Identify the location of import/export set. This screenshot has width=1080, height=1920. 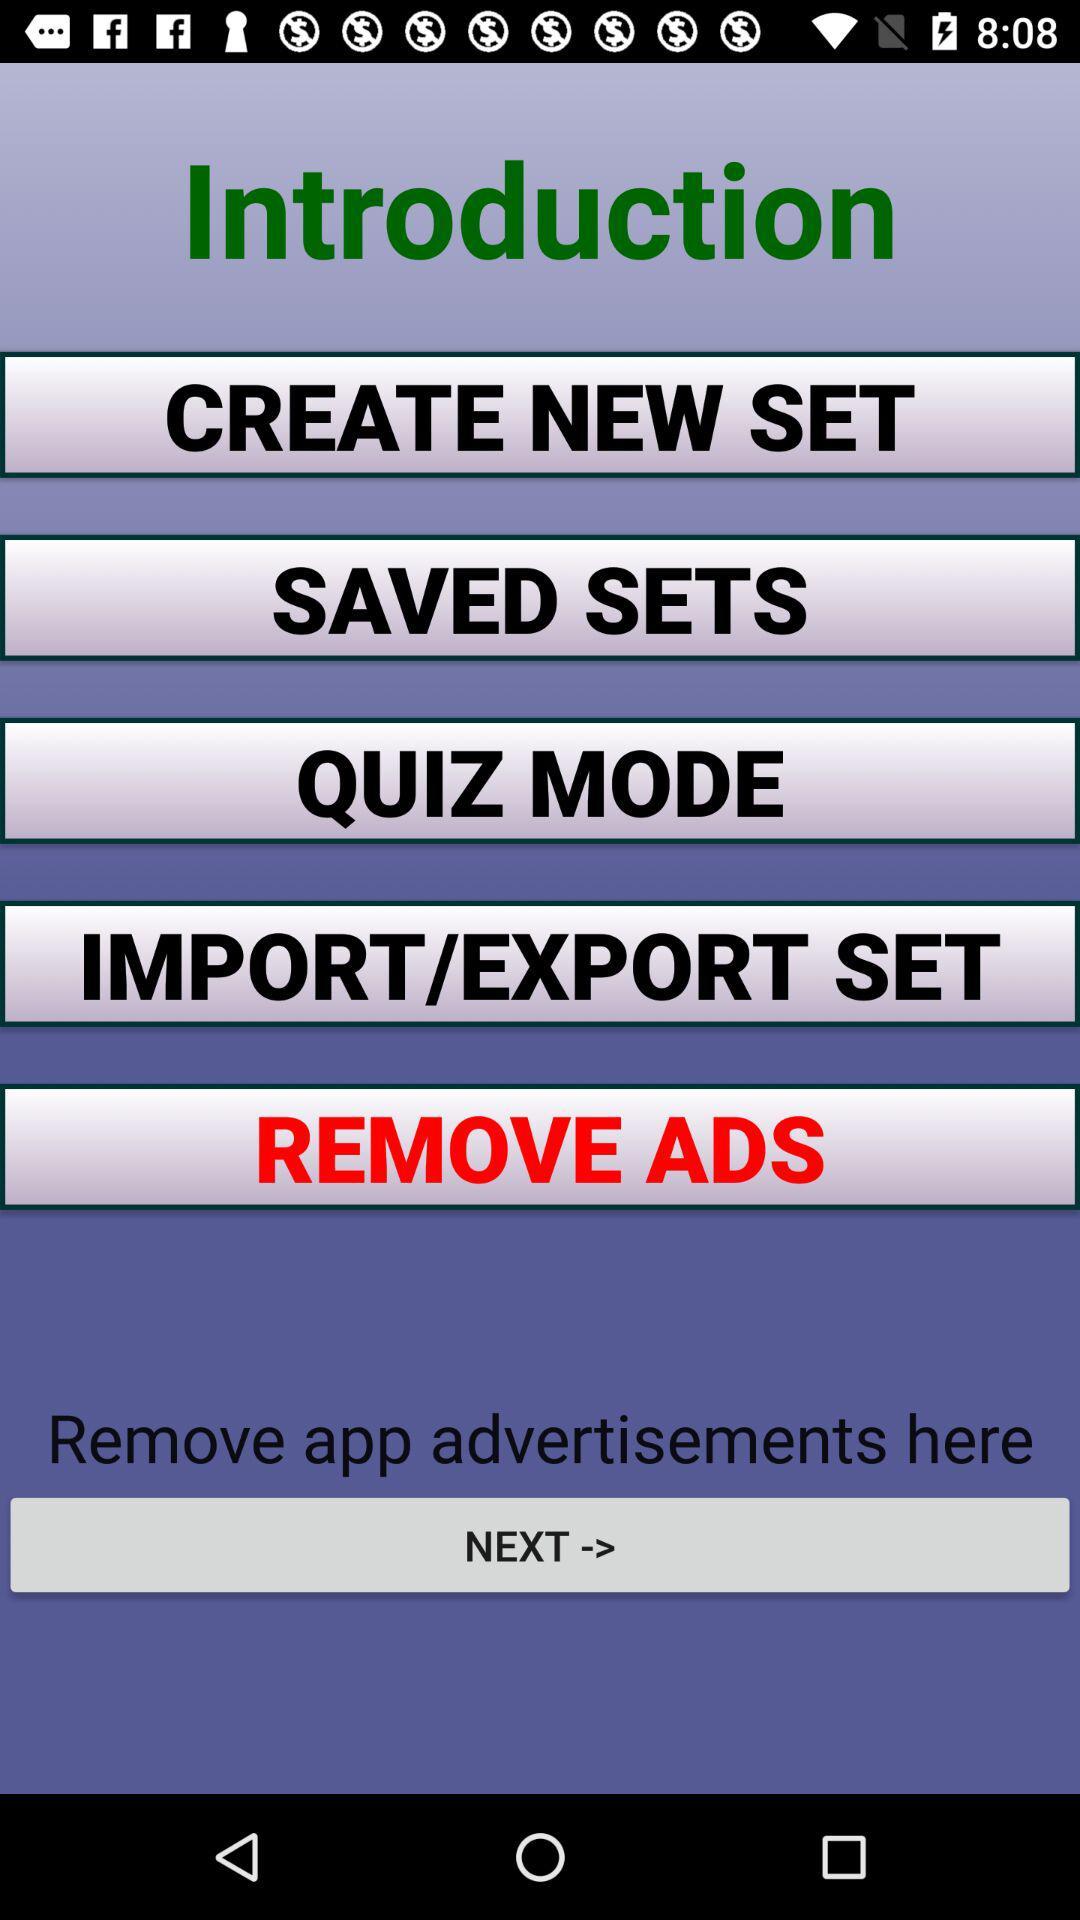
(540, 963).